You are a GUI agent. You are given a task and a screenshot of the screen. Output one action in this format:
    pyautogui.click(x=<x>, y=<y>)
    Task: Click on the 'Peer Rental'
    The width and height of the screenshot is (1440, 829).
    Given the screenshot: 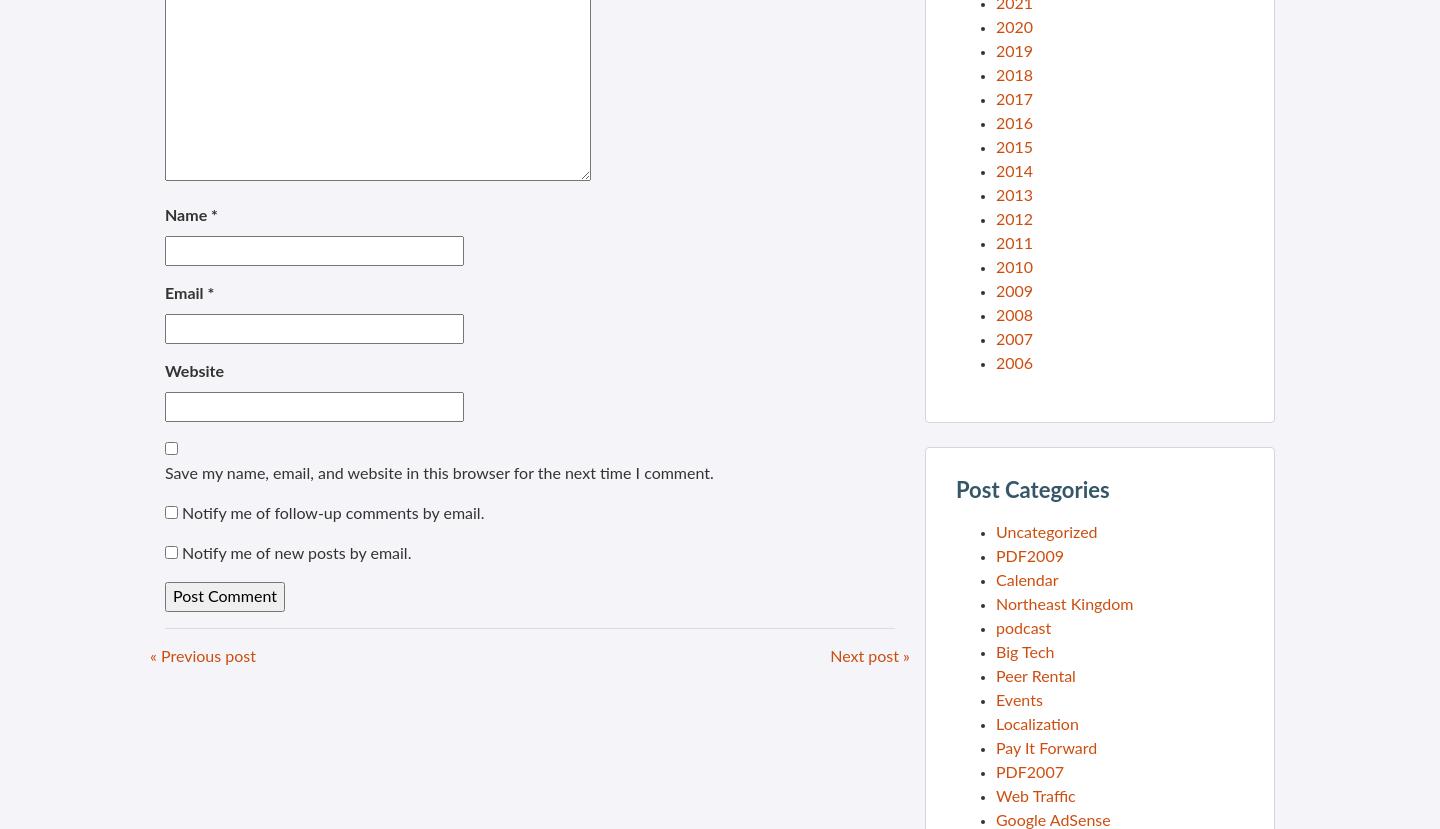 What is the action you would take?
    pyautogui.click(x=1035, y=674)
    